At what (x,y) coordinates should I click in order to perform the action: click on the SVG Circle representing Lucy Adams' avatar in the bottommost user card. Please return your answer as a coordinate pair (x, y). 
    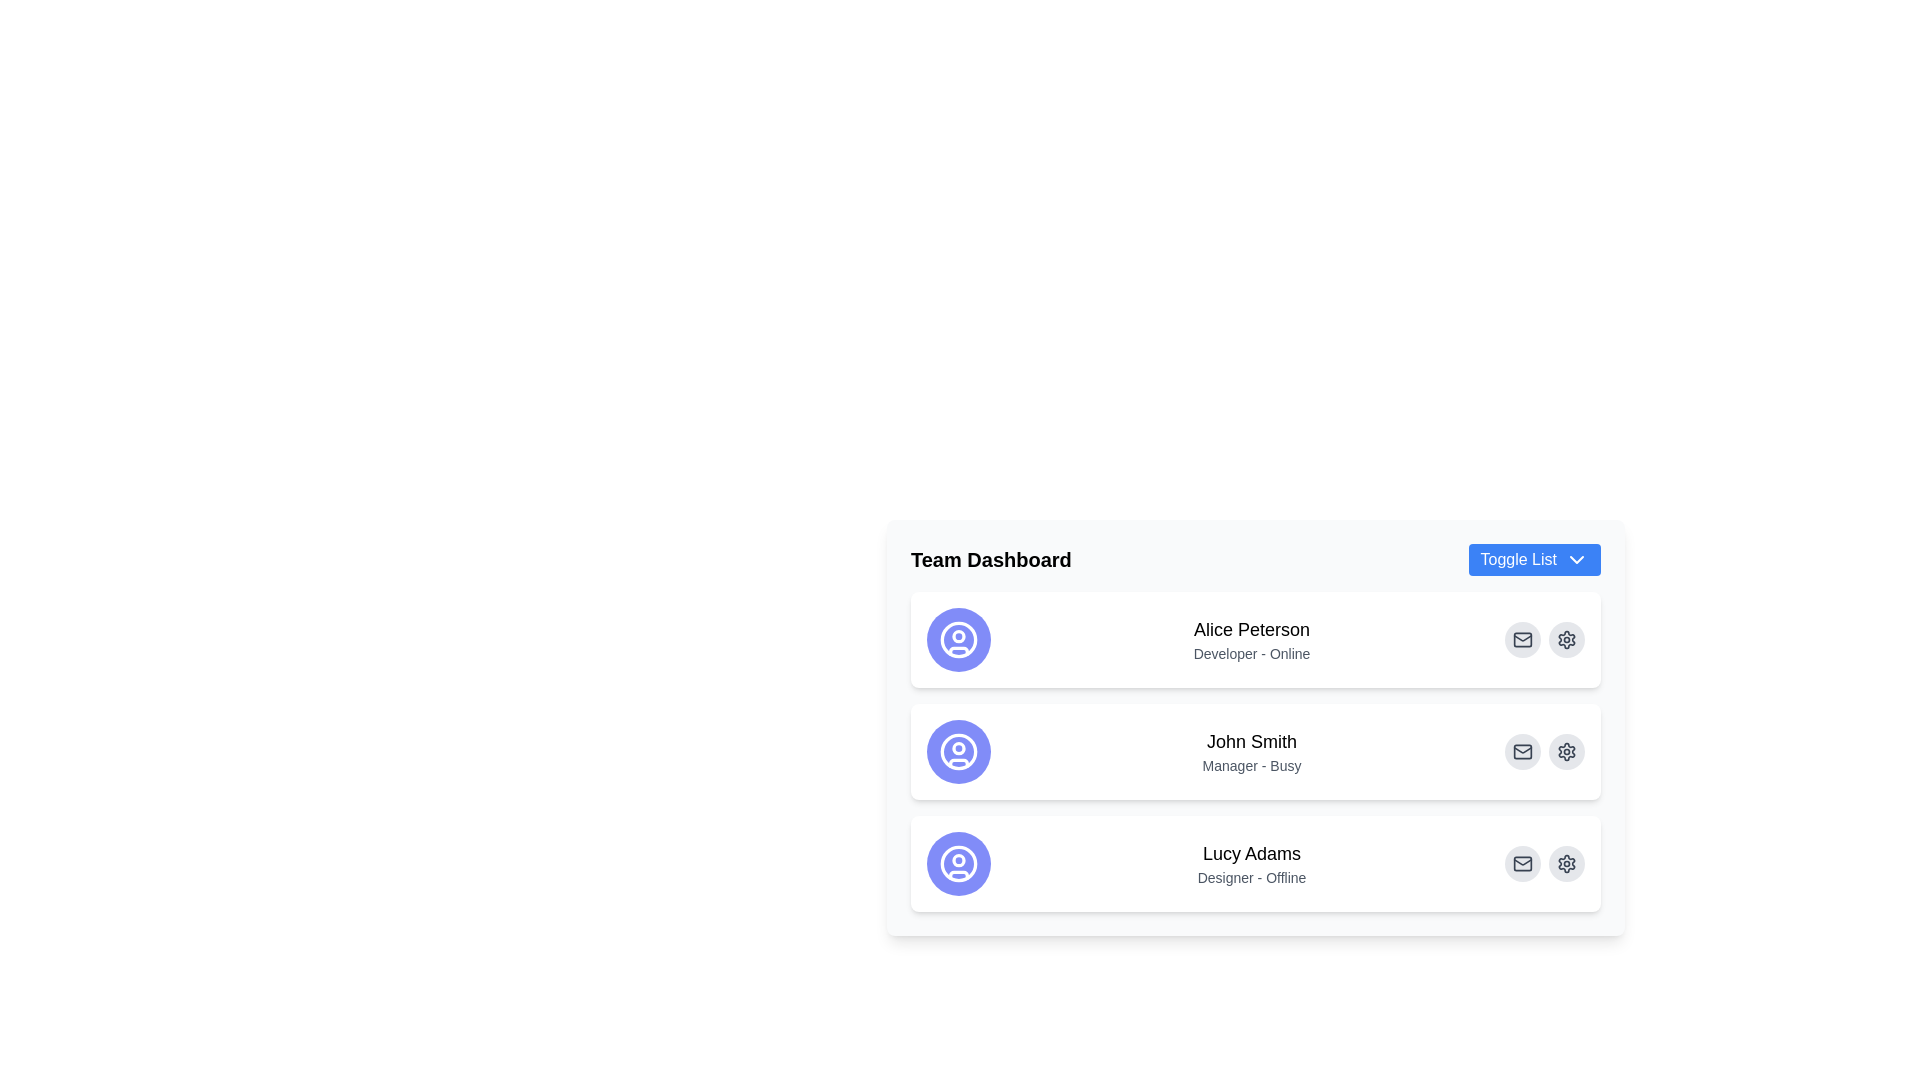
    Looking at the image, I should click on (958, 859).